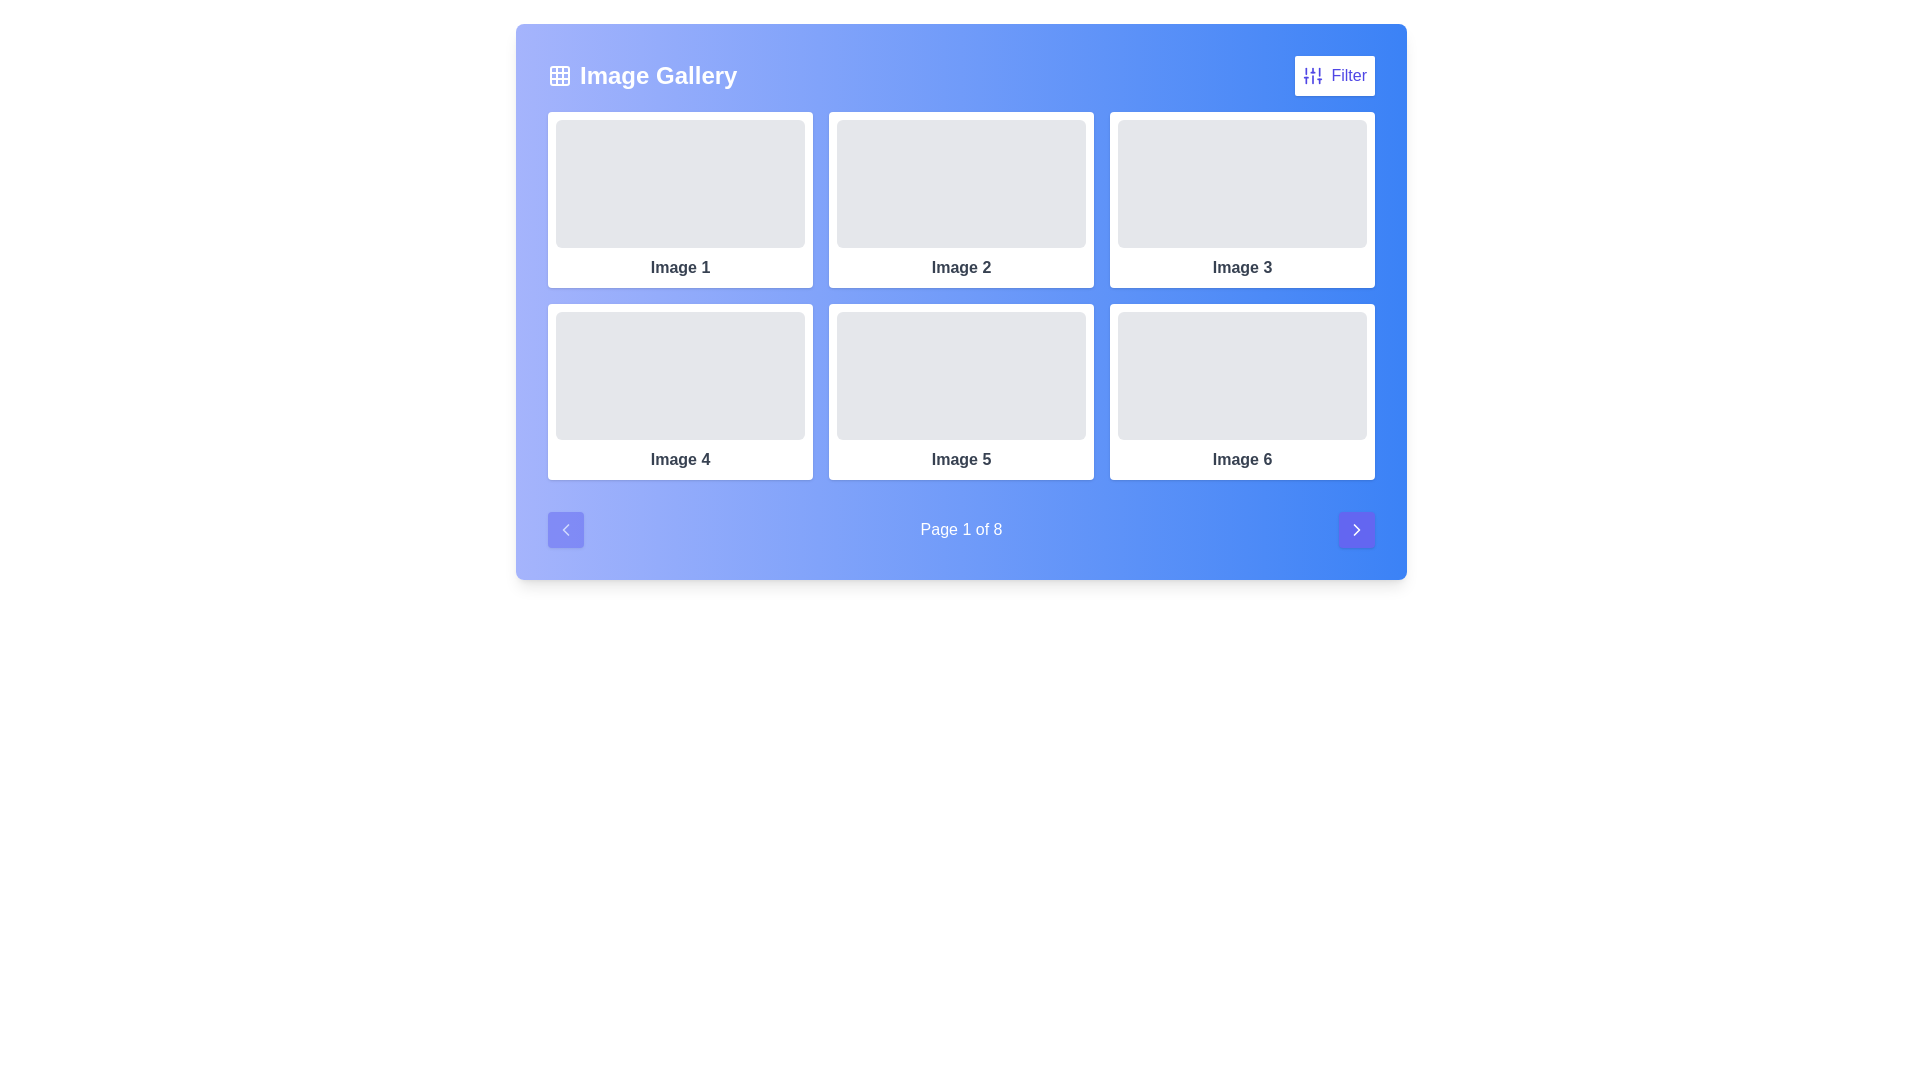  Describe the element at coordinates (642, 75) in the screenshot. I see `the 'Image Gallery' header element, which includes the text label and adjacent grid icon, positioned on the left side of the header section` at that location.